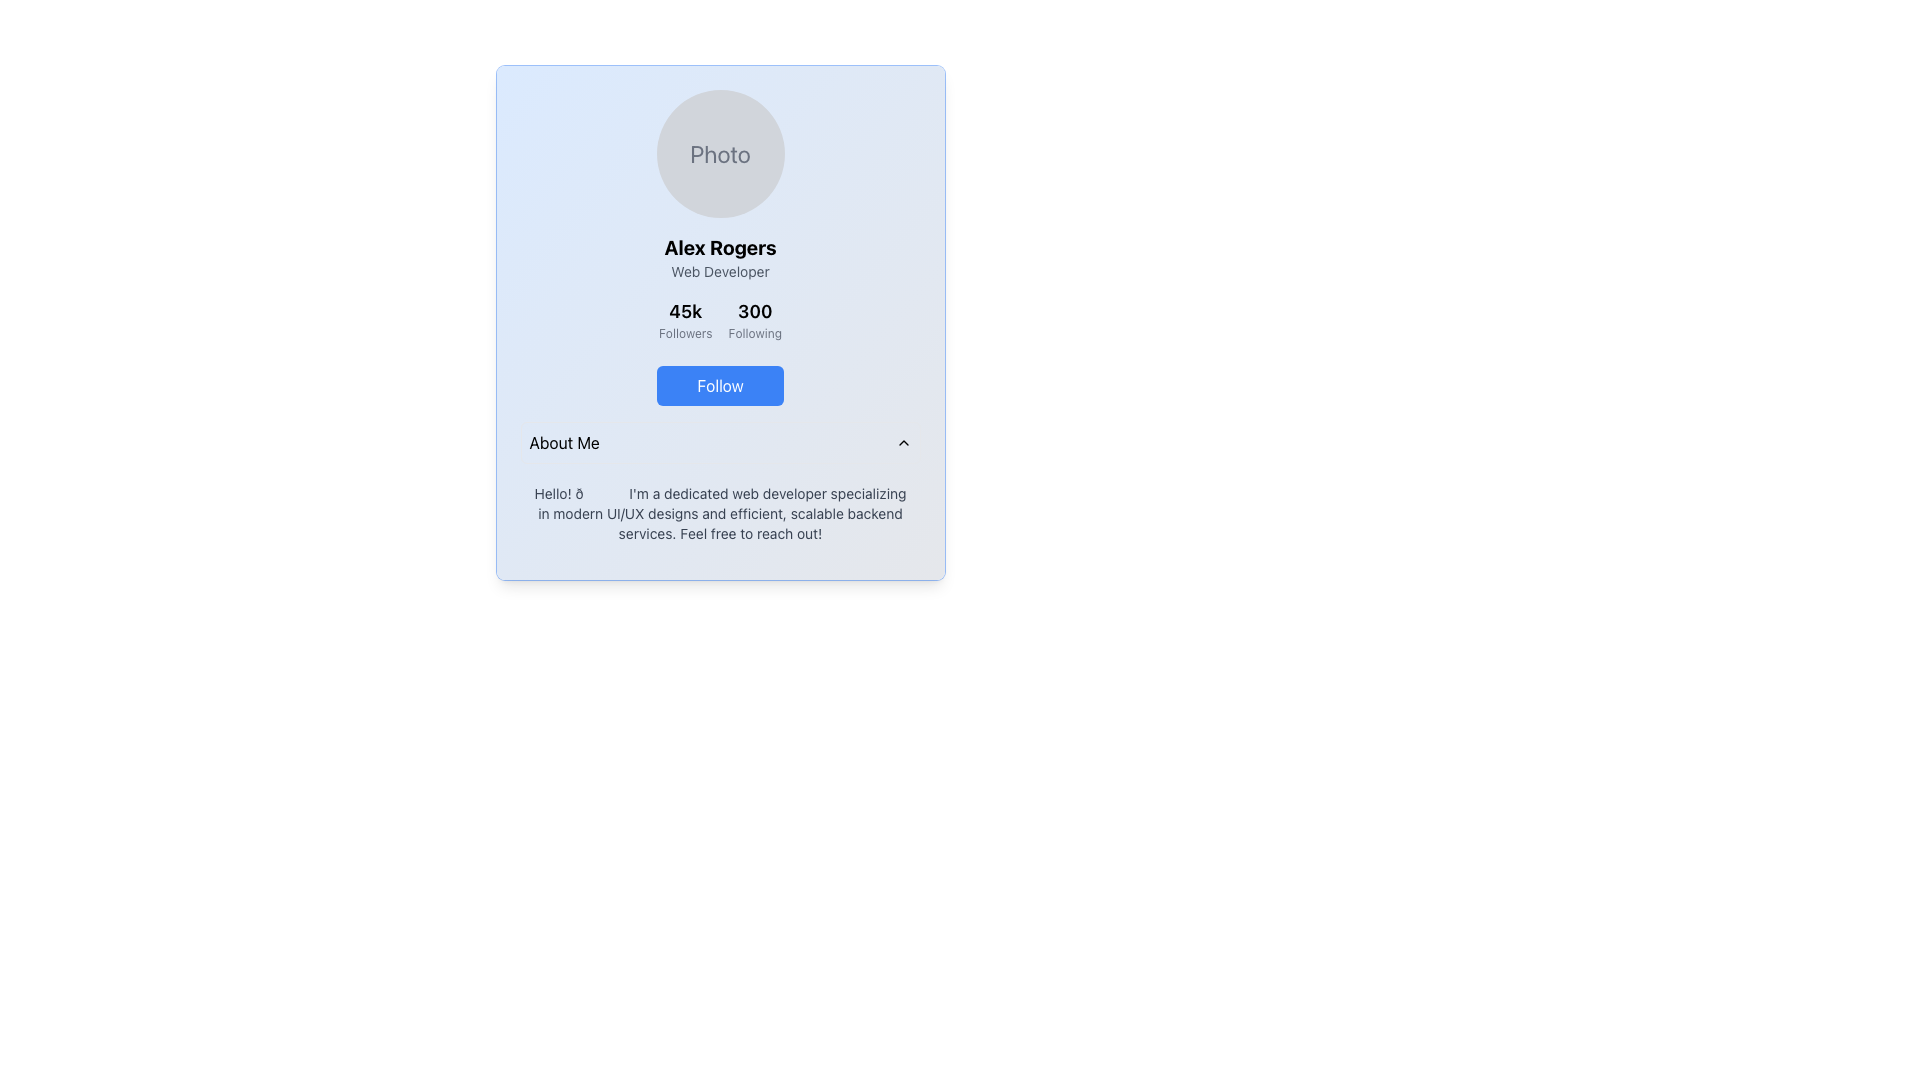  What do you see at coordinates (720, 246) in the screenshot?
I see `the text display reading 'Alex Rogers', which is styled in bold and larger font size, and is centrally aligned beneath the avatar image` at bounding box center [720, 246].